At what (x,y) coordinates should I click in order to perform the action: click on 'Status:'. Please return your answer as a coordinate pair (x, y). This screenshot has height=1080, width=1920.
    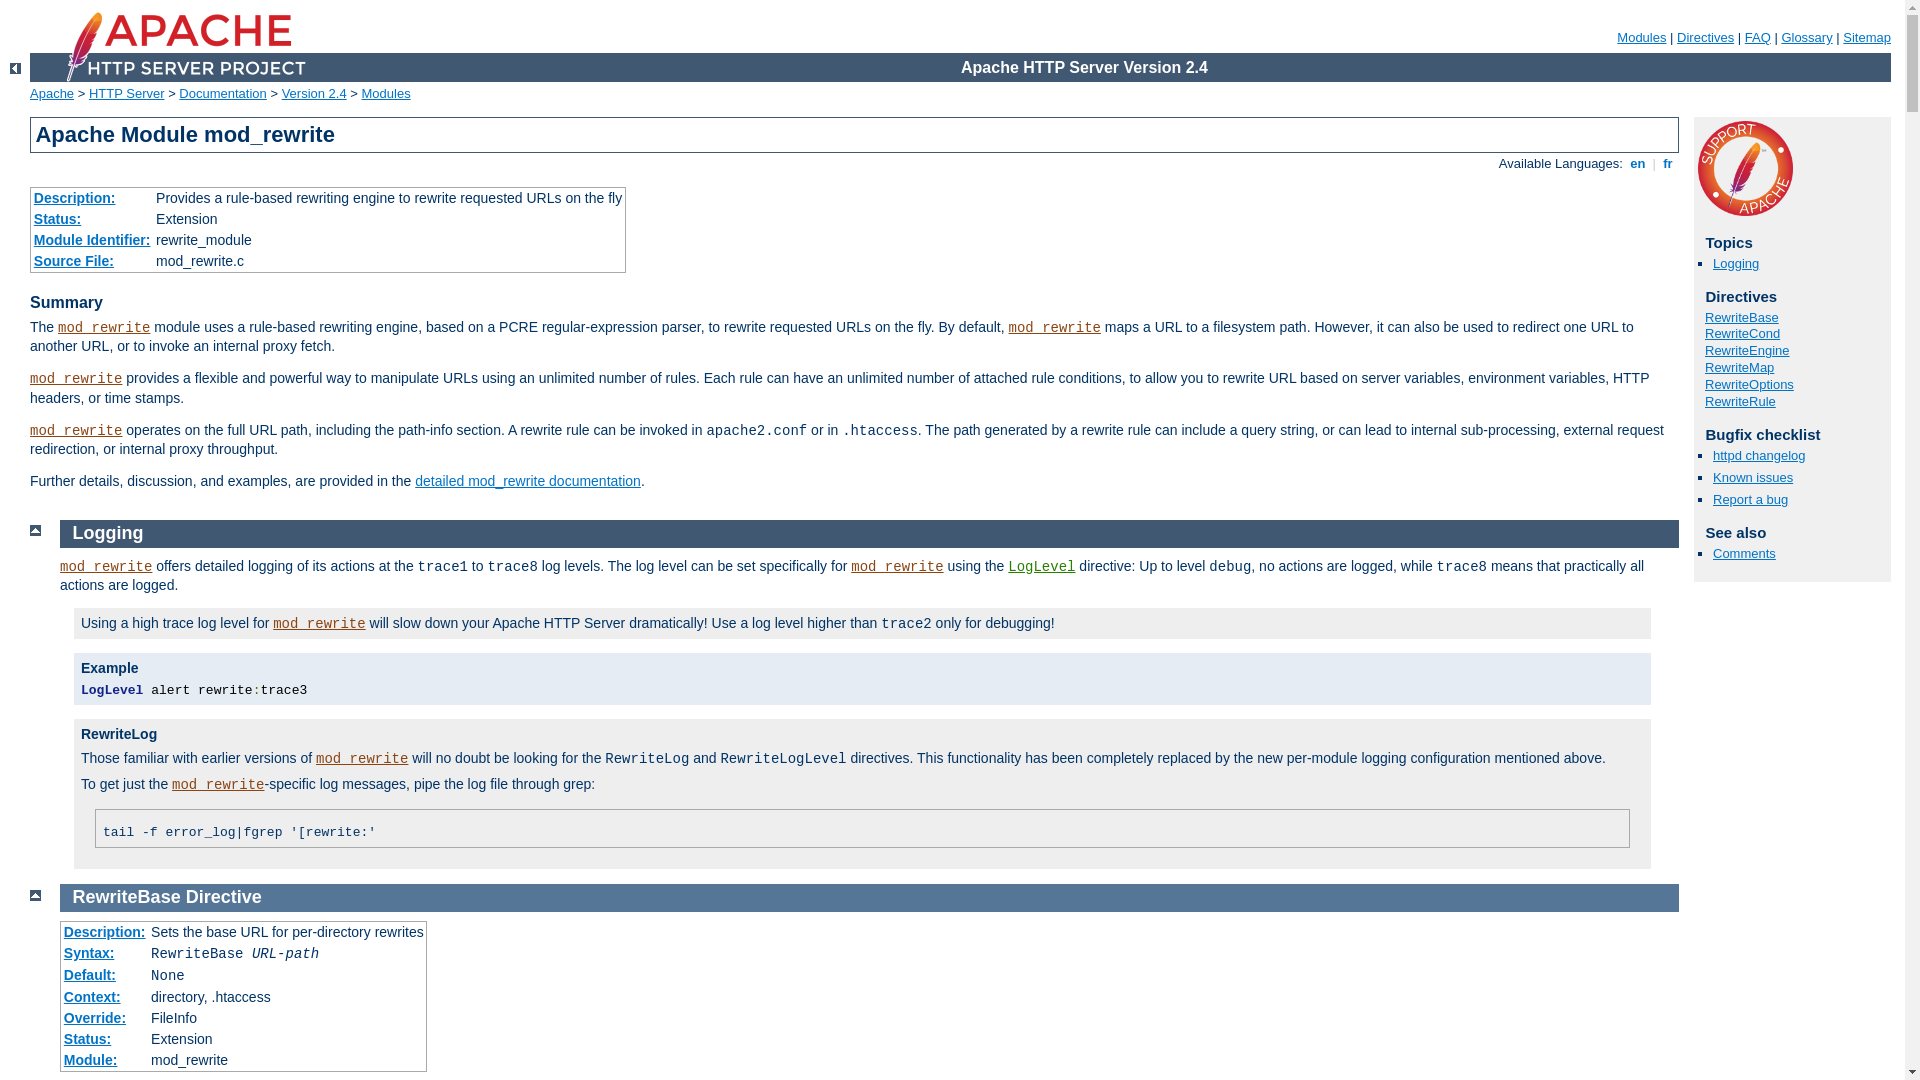
    Looking at the image, I should click on (86, 1037).